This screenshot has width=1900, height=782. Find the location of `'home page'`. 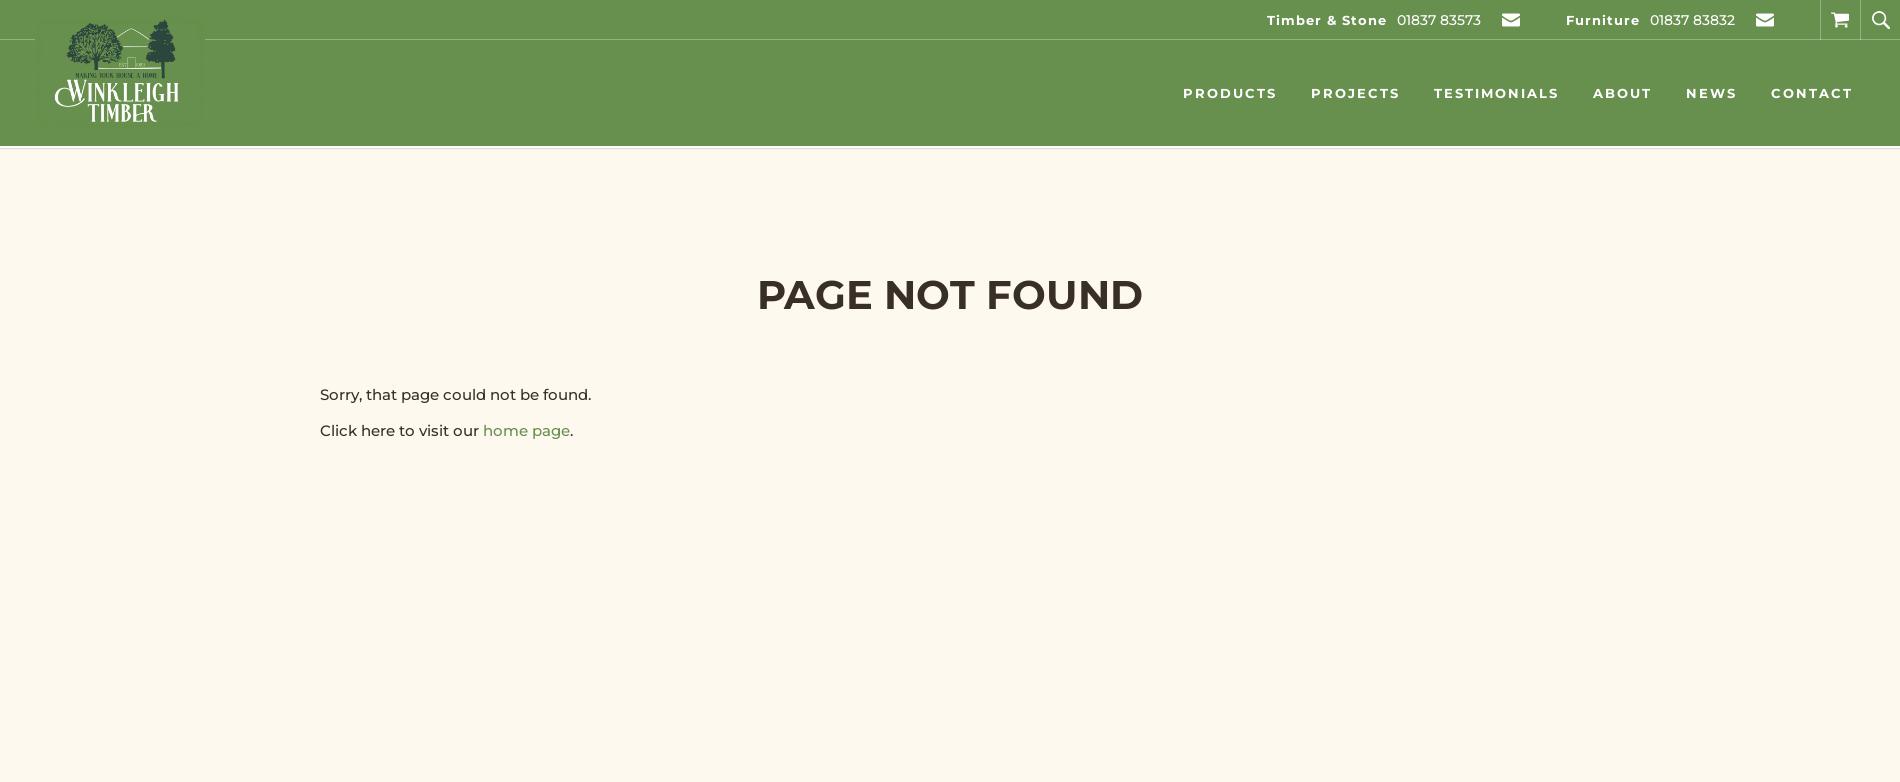

'home page' is located at coordinates (526, 430).